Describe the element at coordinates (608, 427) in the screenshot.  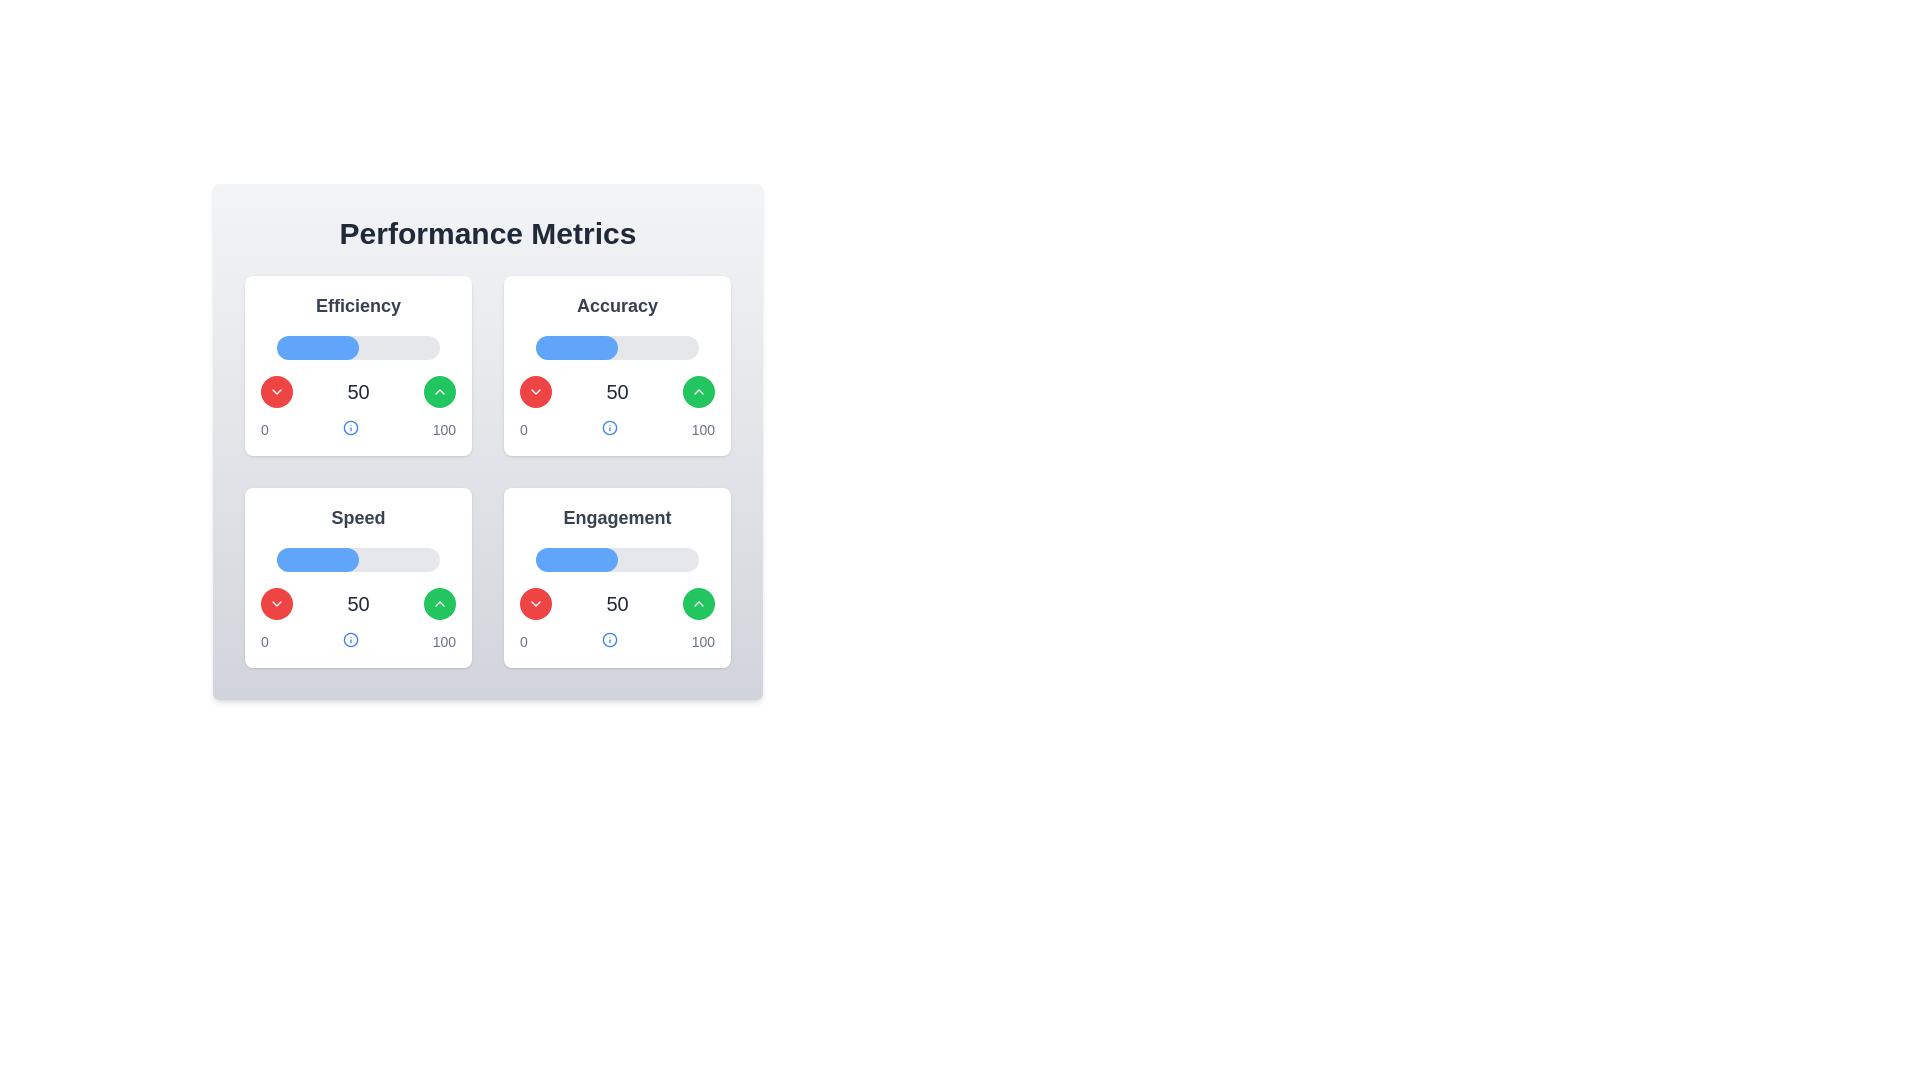
I see `the circular Informational Icon with a blue outline and an information symbol located at the bottom of the 'Accuracy' card, centrally positioned between the '0' and '100' text` at that location.